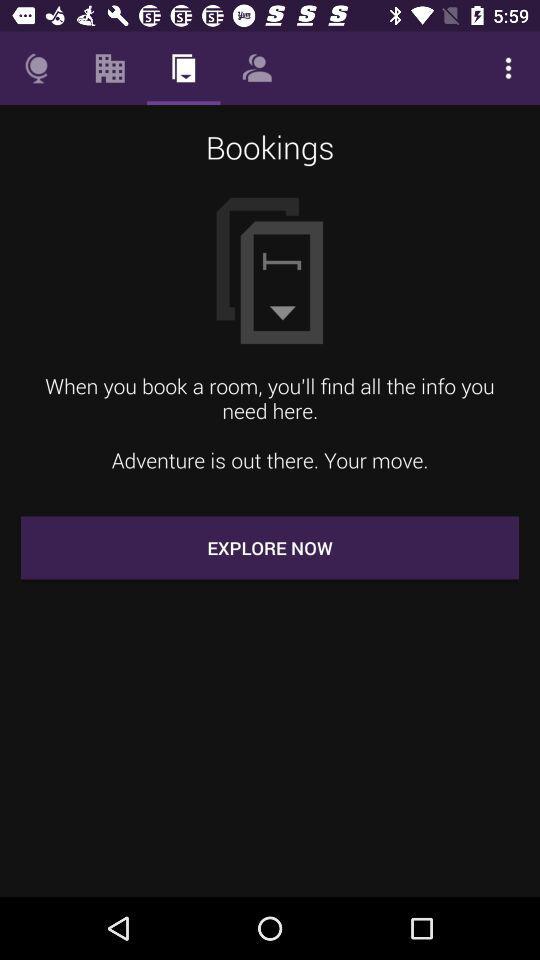 This screenshot has height=960, width=540. I want to click on the explore now, so click(270, 547).